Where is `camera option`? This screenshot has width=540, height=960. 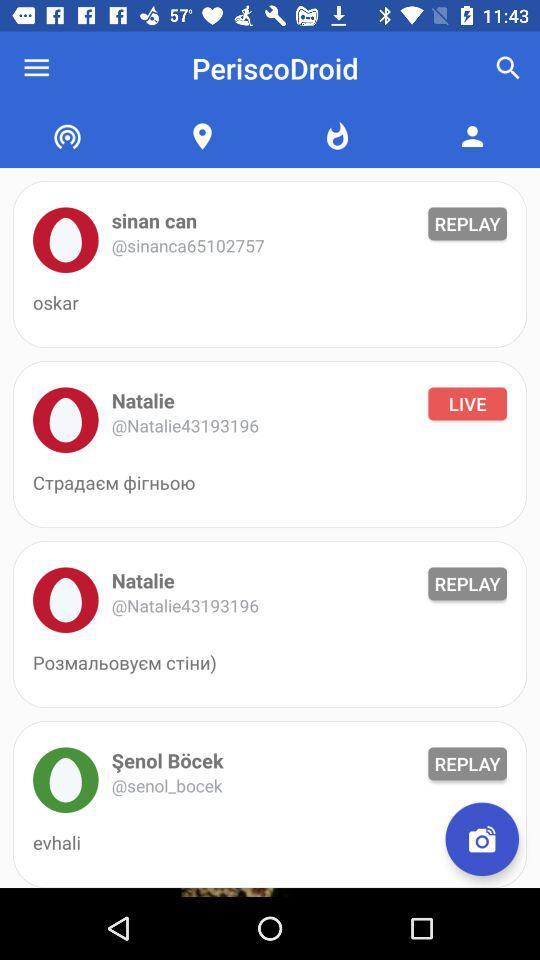
camera option is located at coordinates (481, 839).